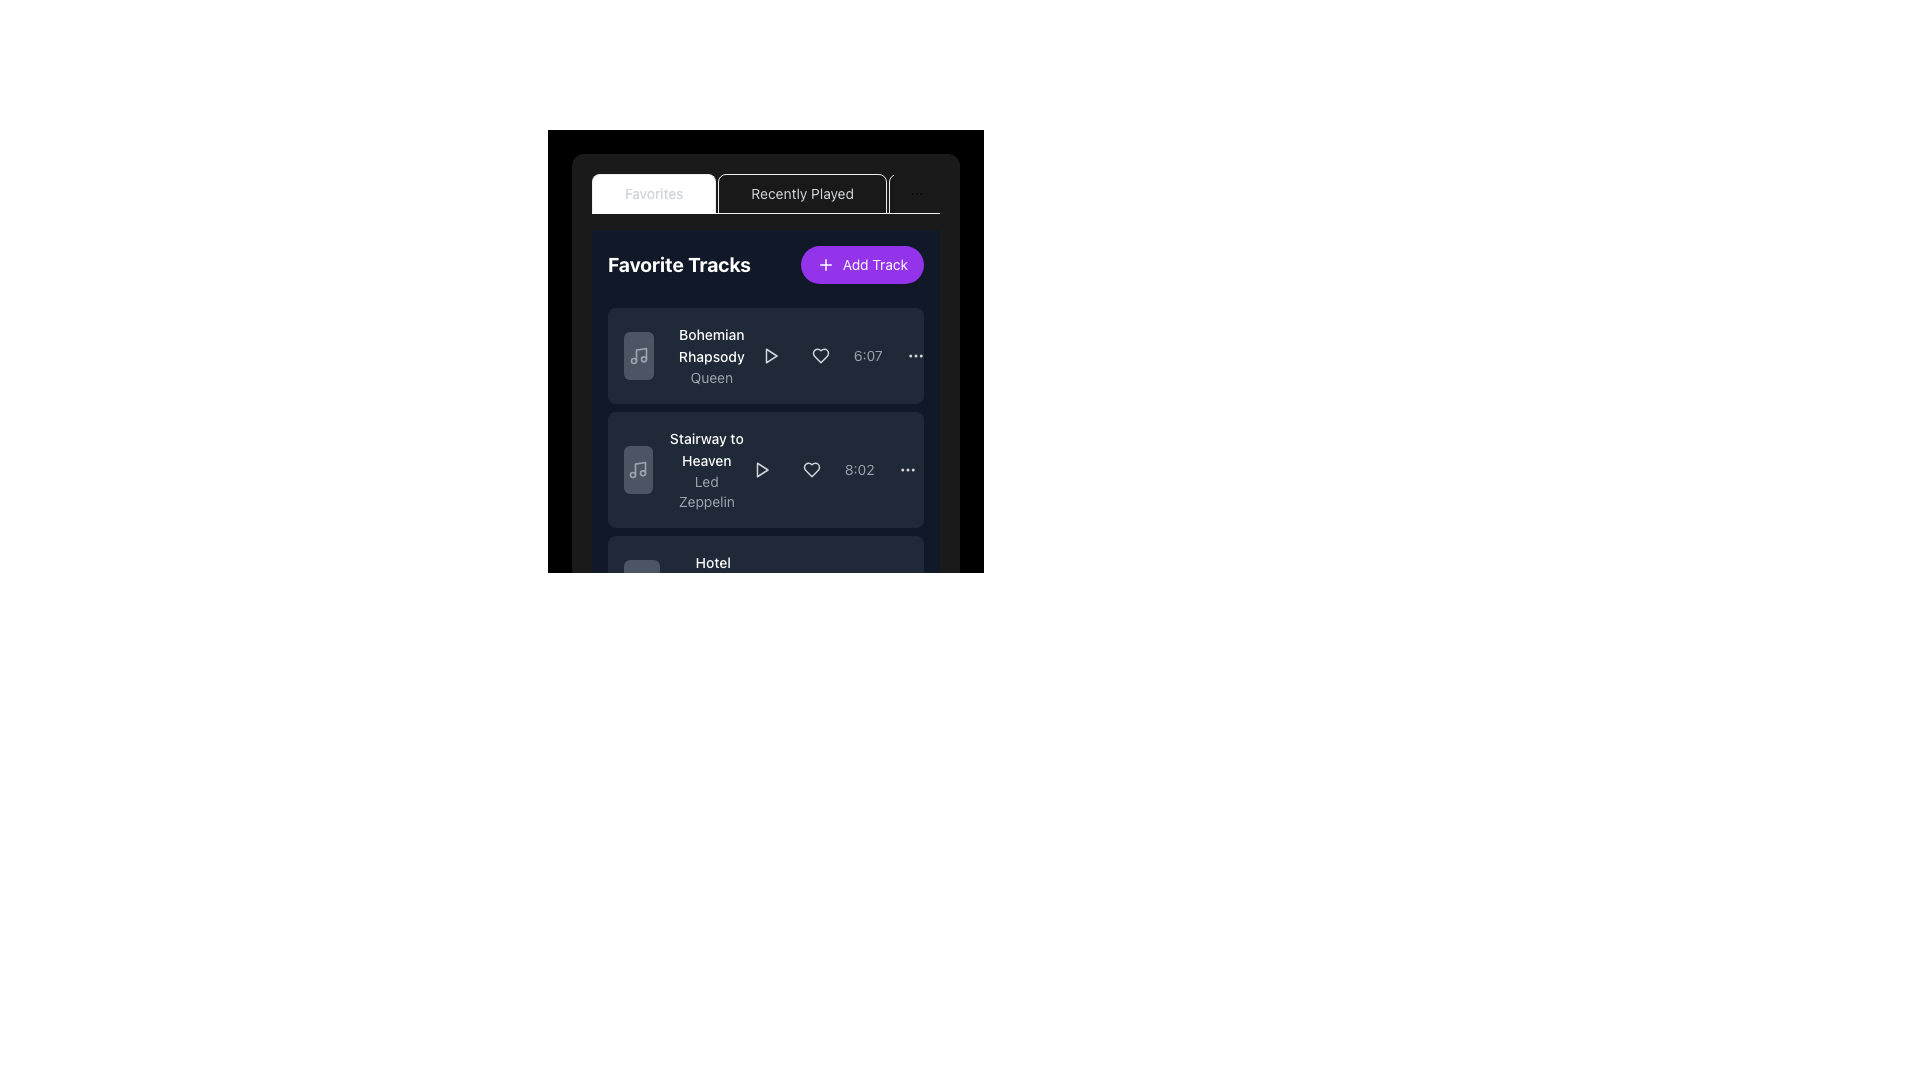  Describe the element at coordinates (713, 574) in the screenshot. I see `the text label displaying the title 'Hotel California' by 'Eagles' in the 'Favorite Tracks' section` at that location.